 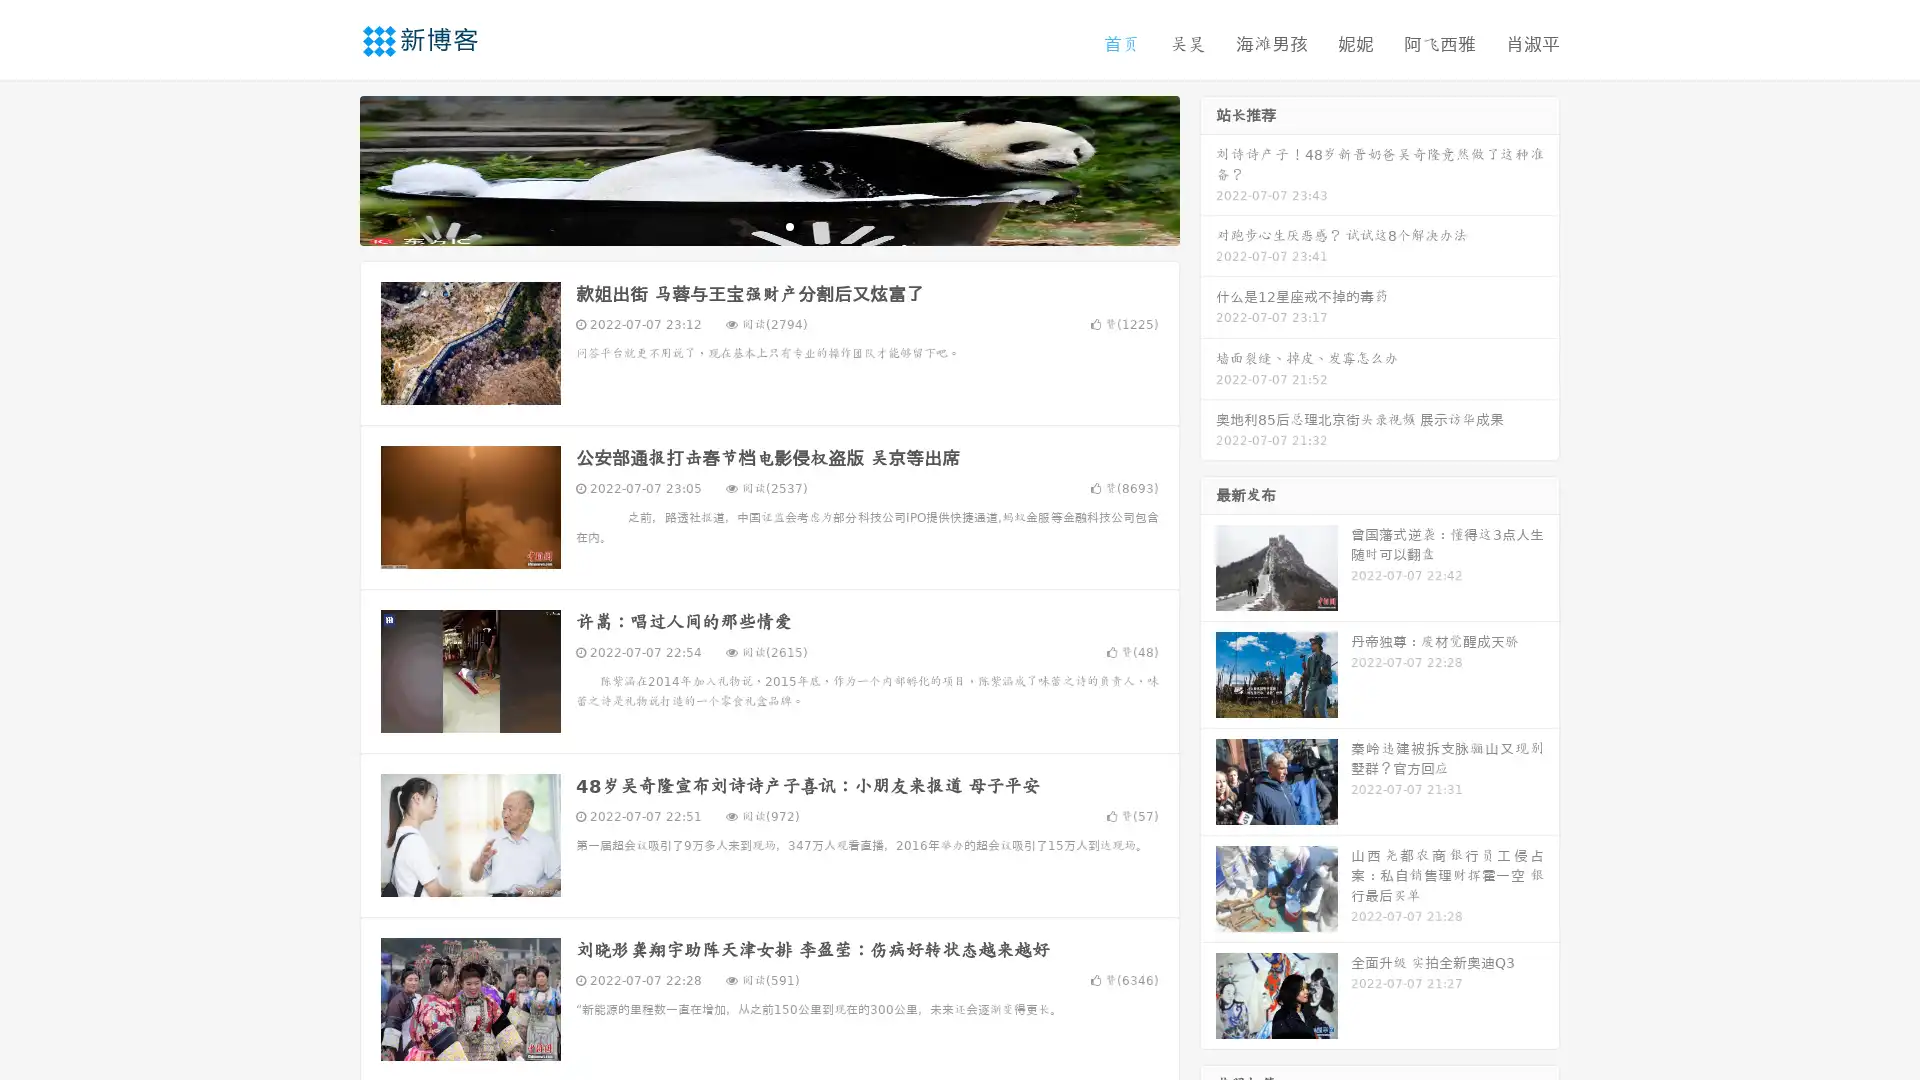 I want to click on Next slide, so click(x=1208, y=168).